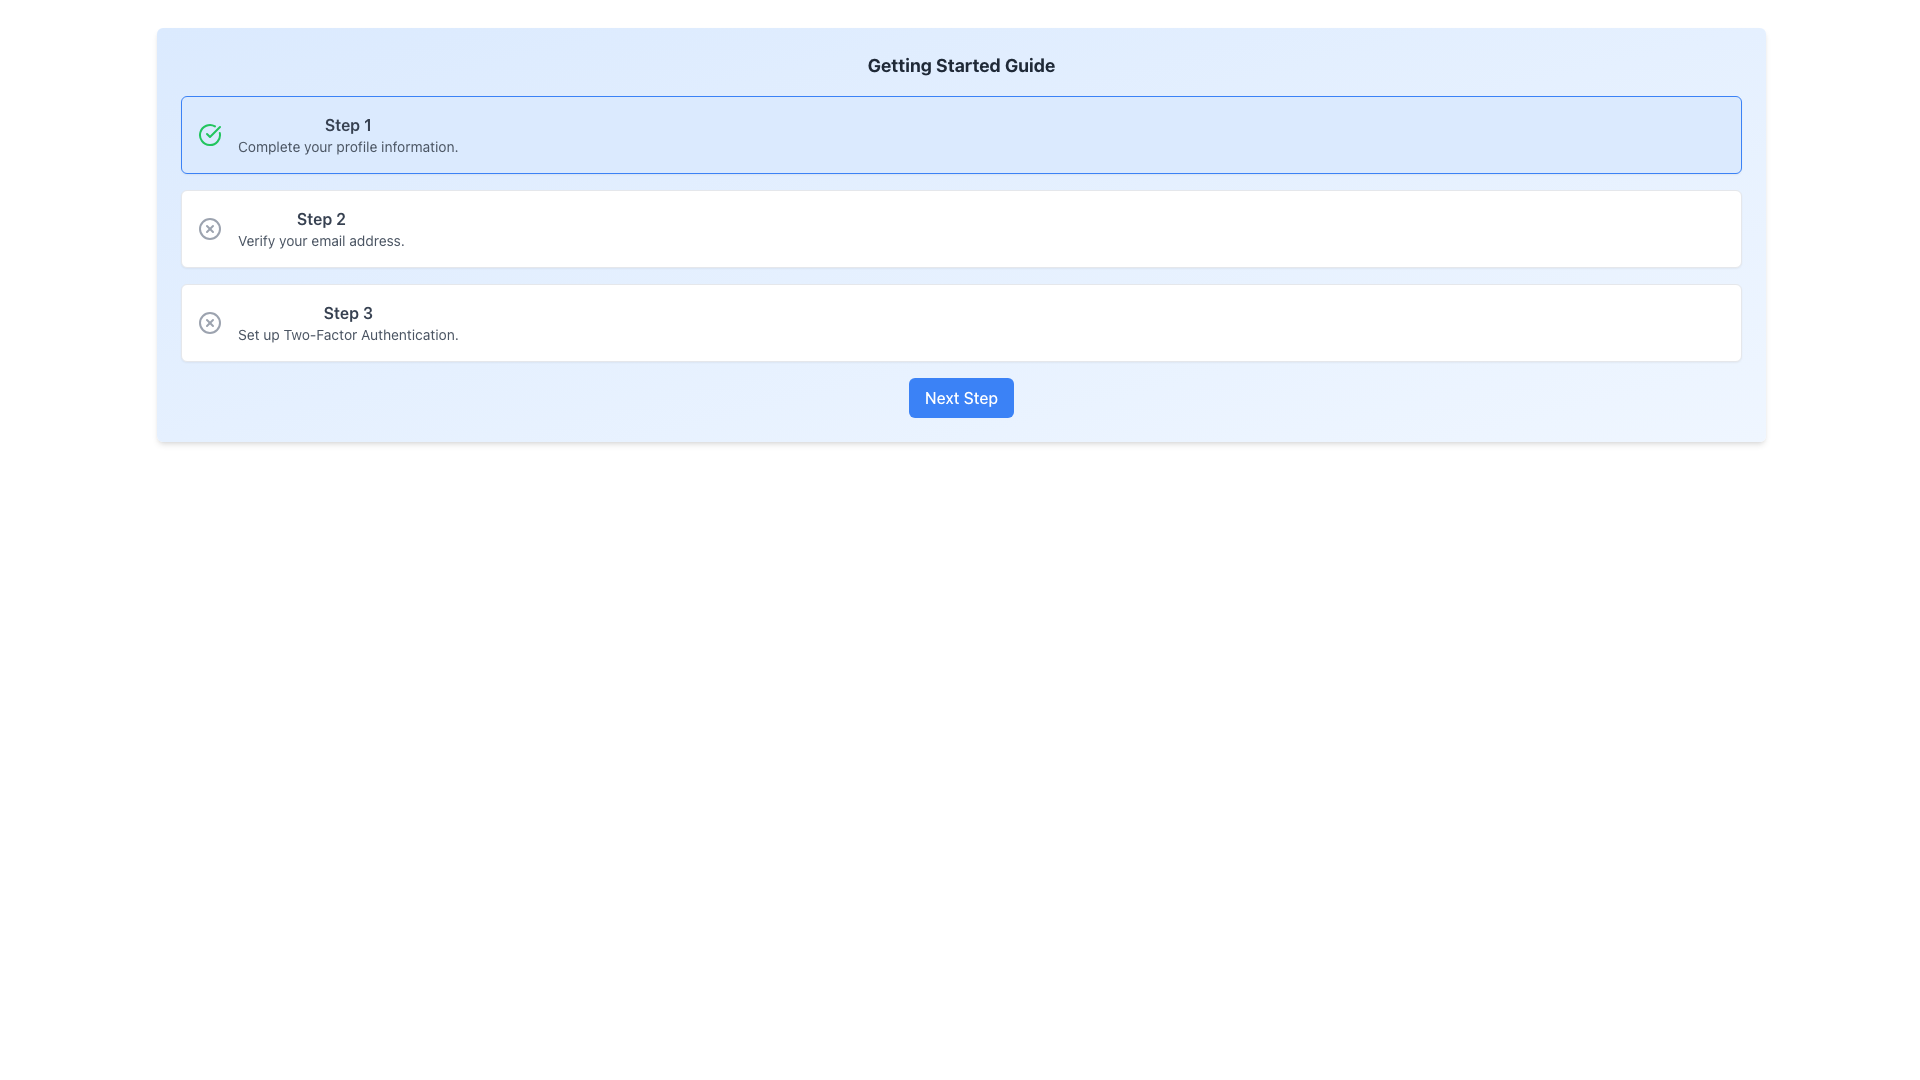 This screenshot has height=1080, width=1920. What do you see at coordinates (348, 135) in the screenshot?
I see `the informational text element that indicates the first step of a multi-step process in a getting-started guide, which is located at the top of the list inside a bordered and highlighted box with a light blue fill` at bounding box center [348, 135].